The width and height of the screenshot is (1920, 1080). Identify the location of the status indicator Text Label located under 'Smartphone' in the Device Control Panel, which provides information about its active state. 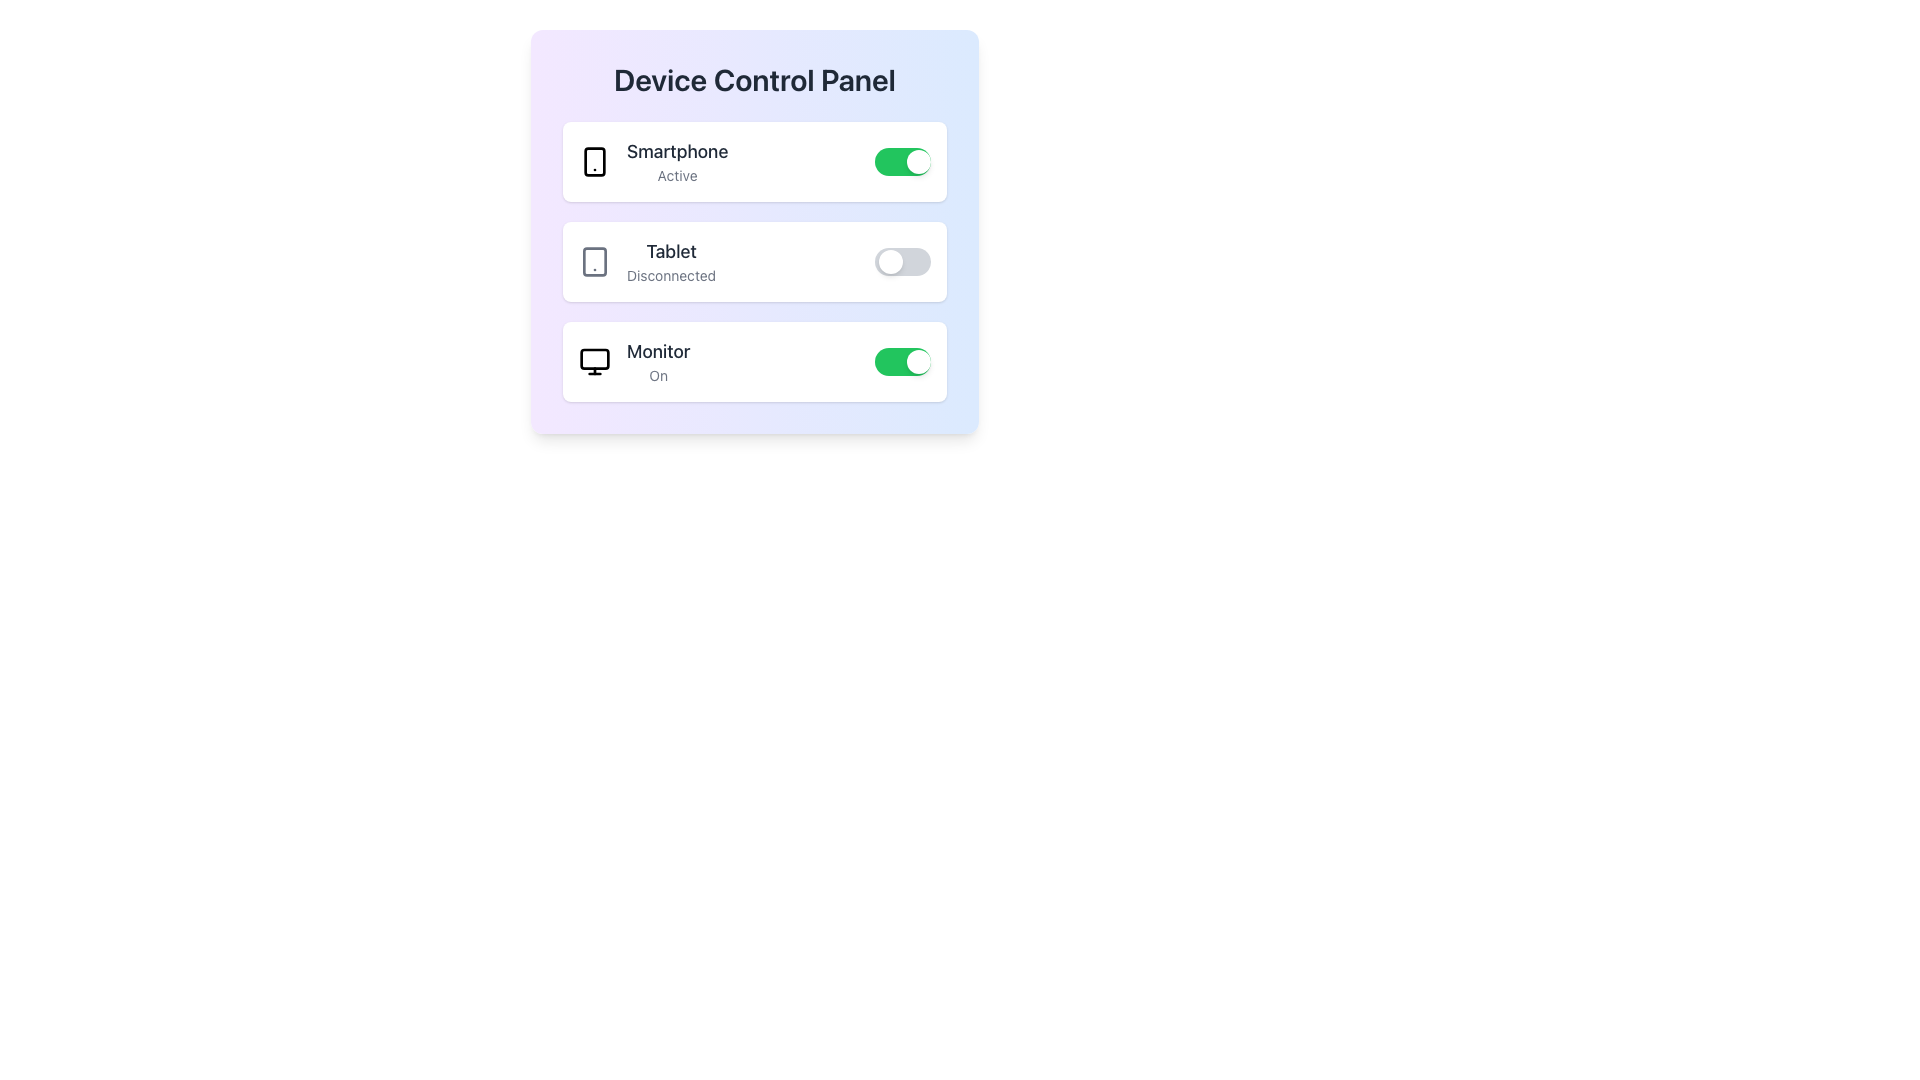
(677, 175).